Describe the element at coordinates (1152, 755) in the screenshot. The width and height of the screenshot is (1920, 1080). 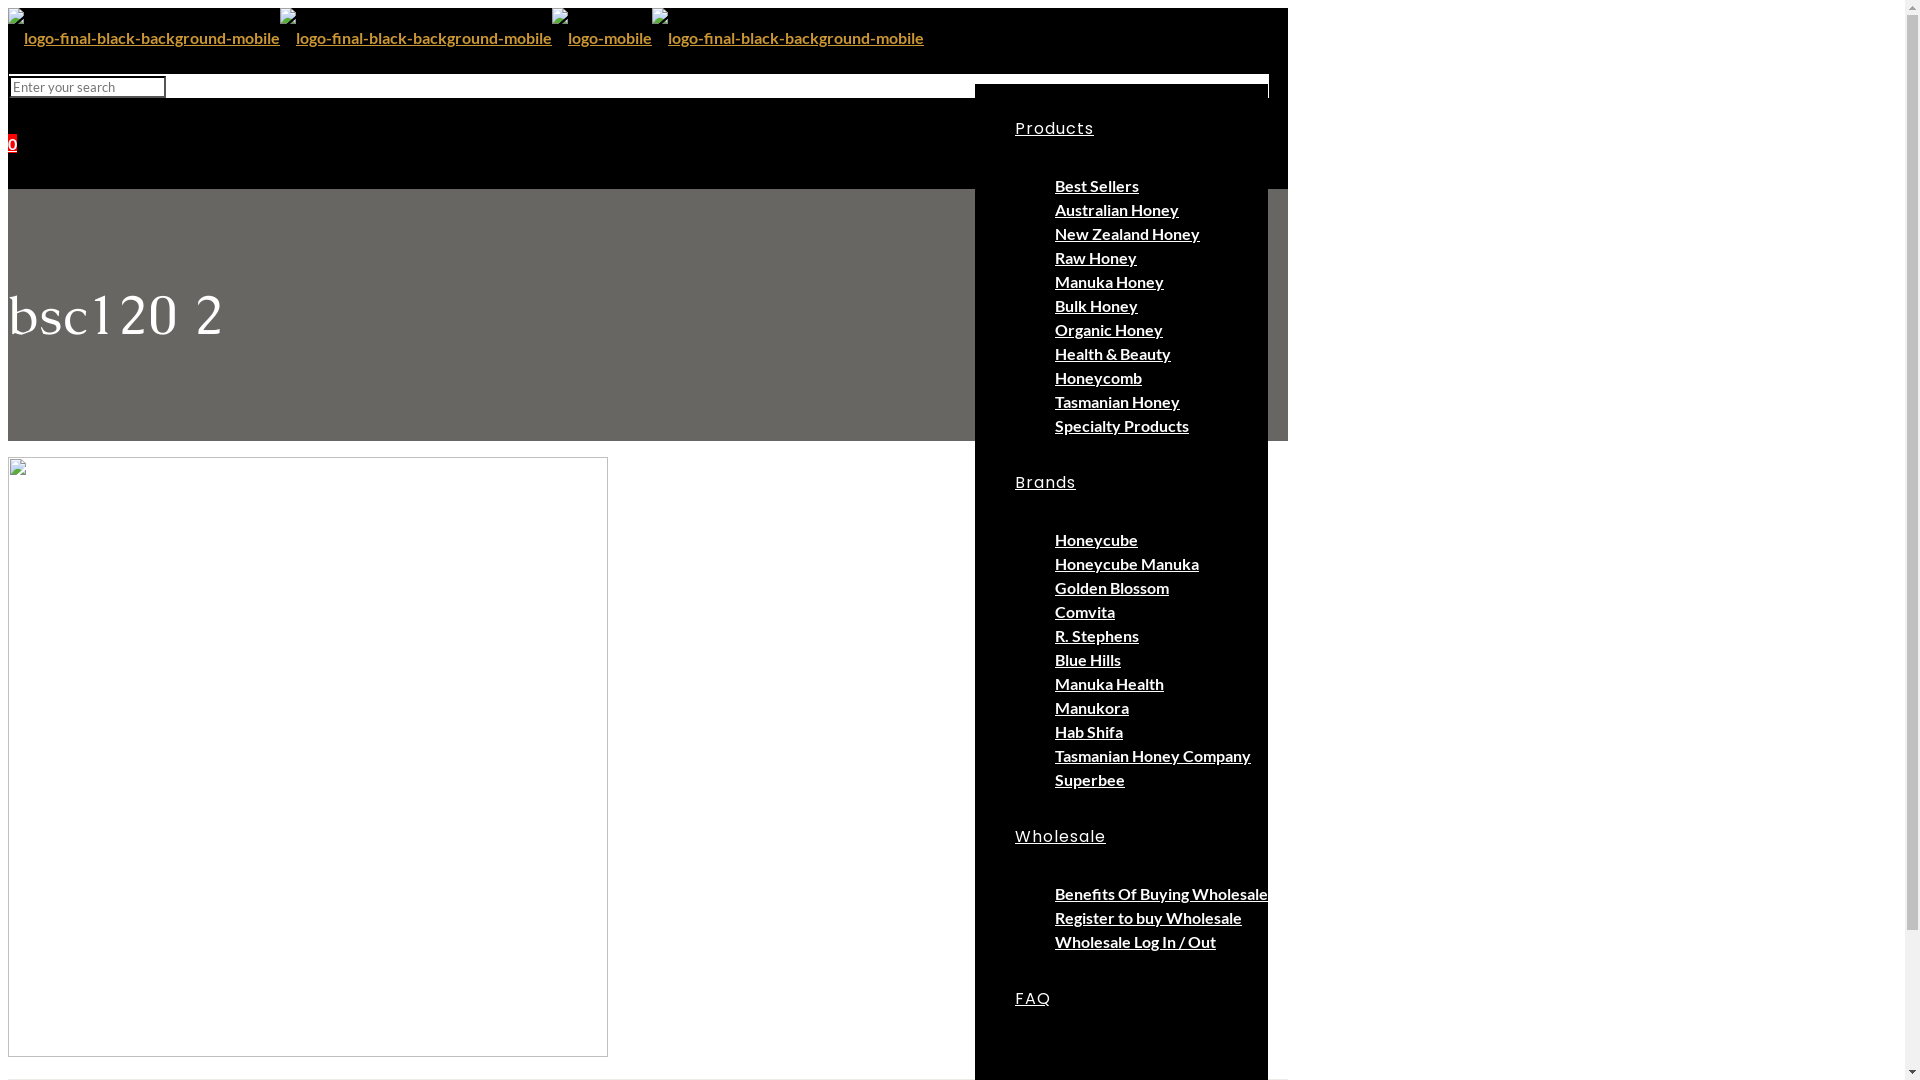
I see `'Tasmanian Honey Company'` at that location.